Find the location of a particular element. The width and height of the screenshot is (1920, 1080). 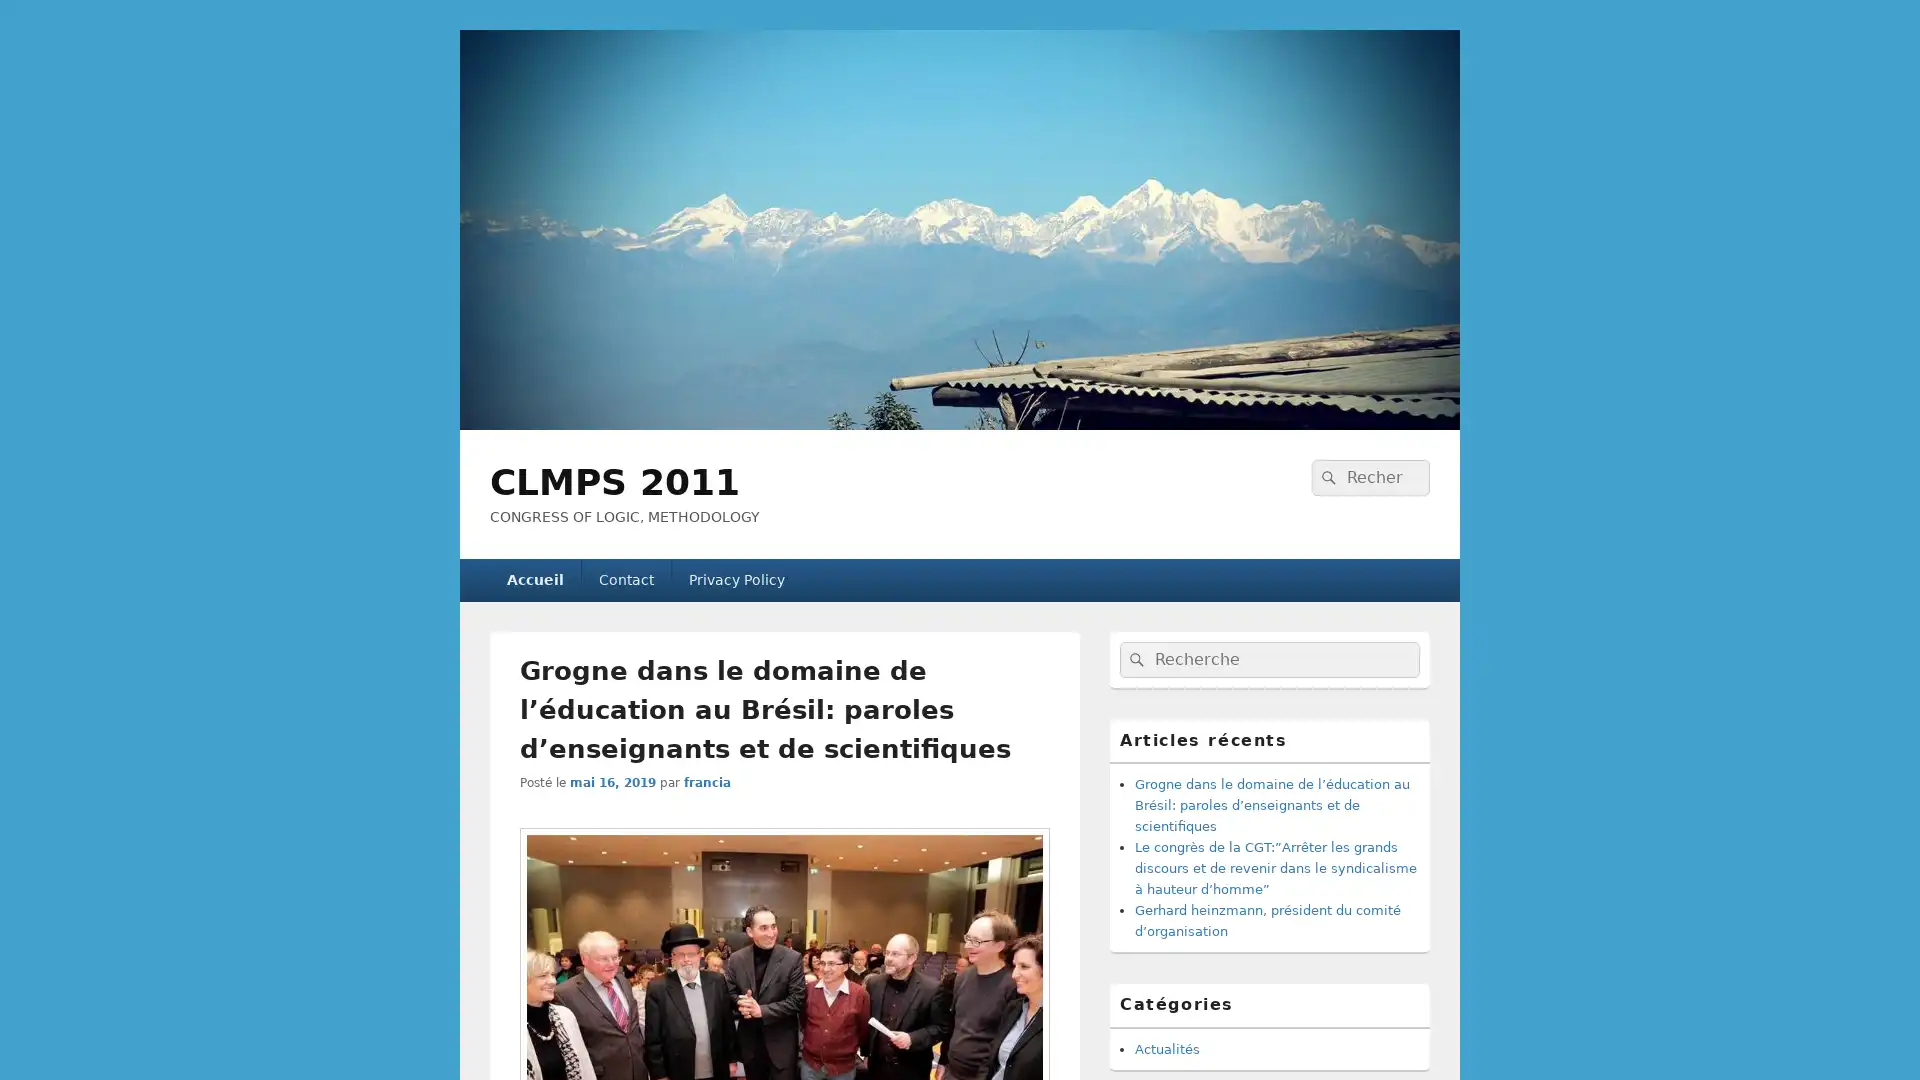

Rechercher is located at coordinates (1326, 477).